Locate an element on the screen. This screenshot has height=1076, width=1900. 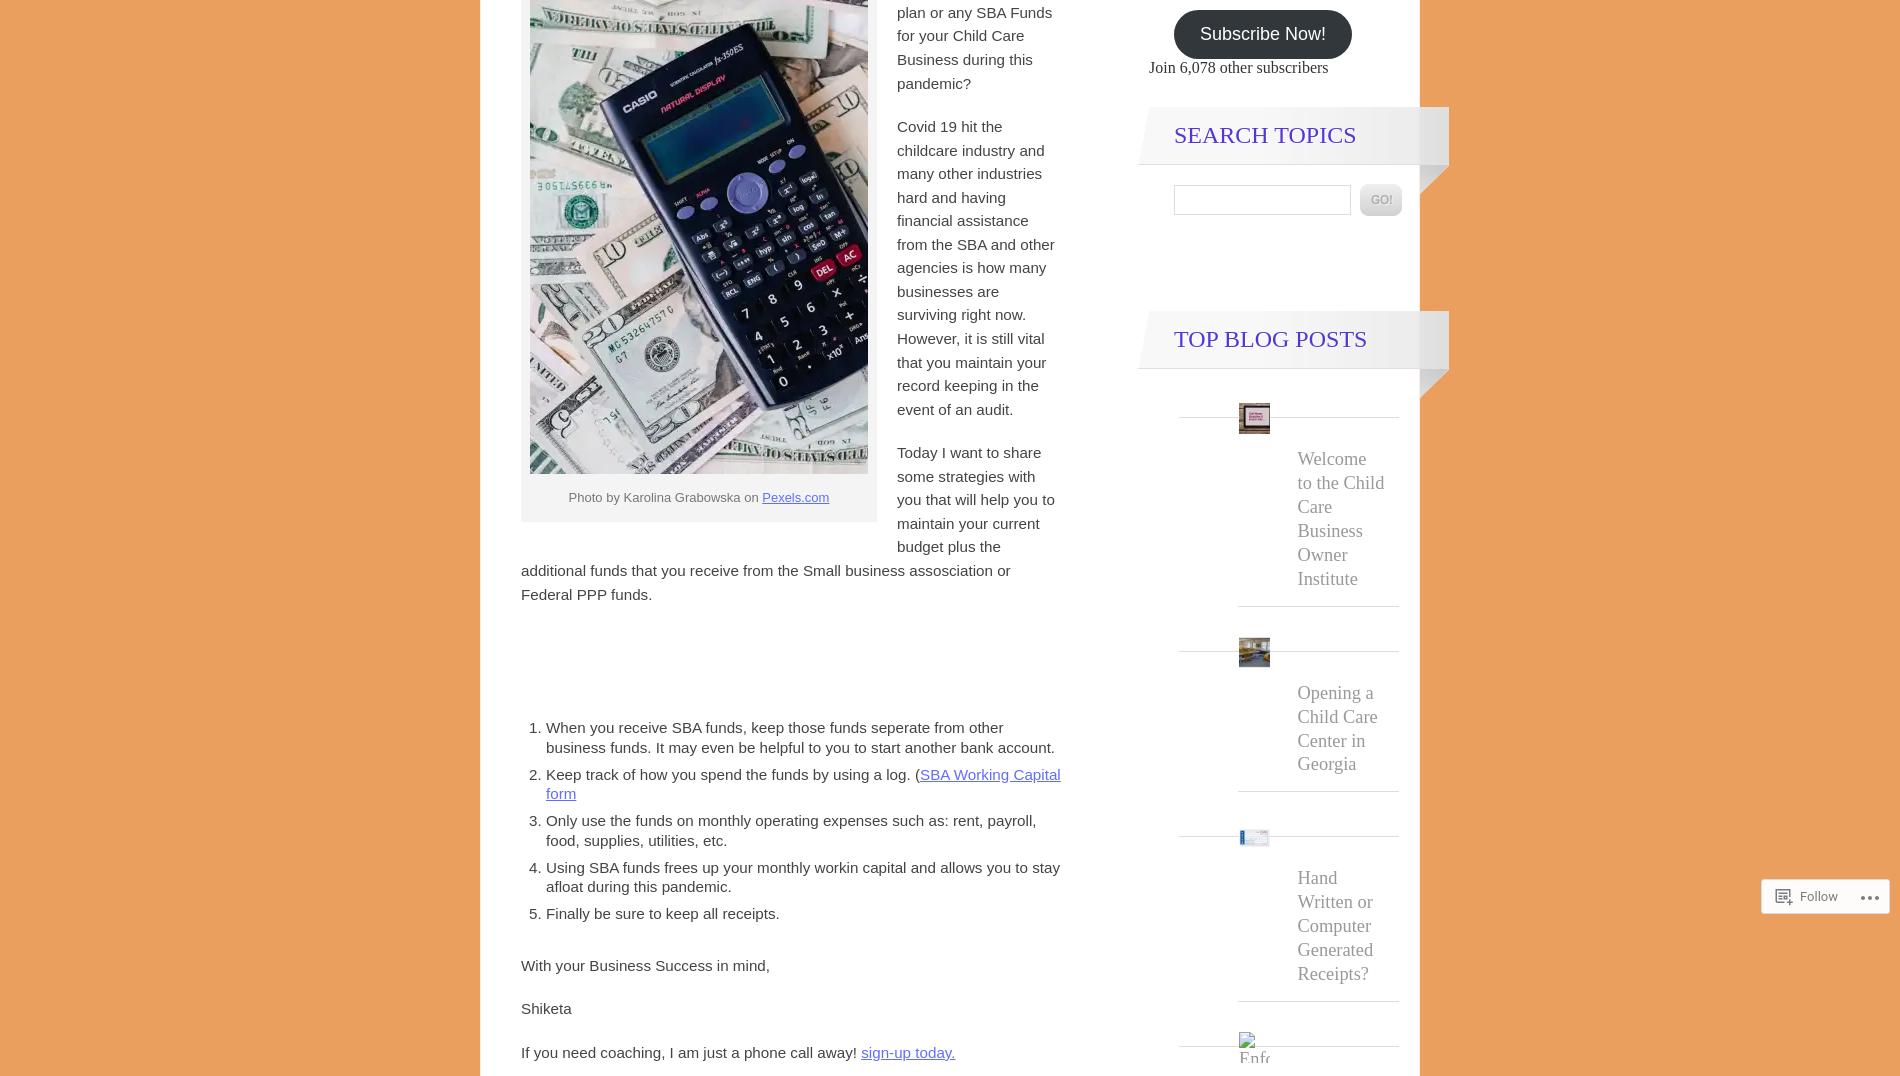
'sign-up today.' is located at coordinates (907, 1051).